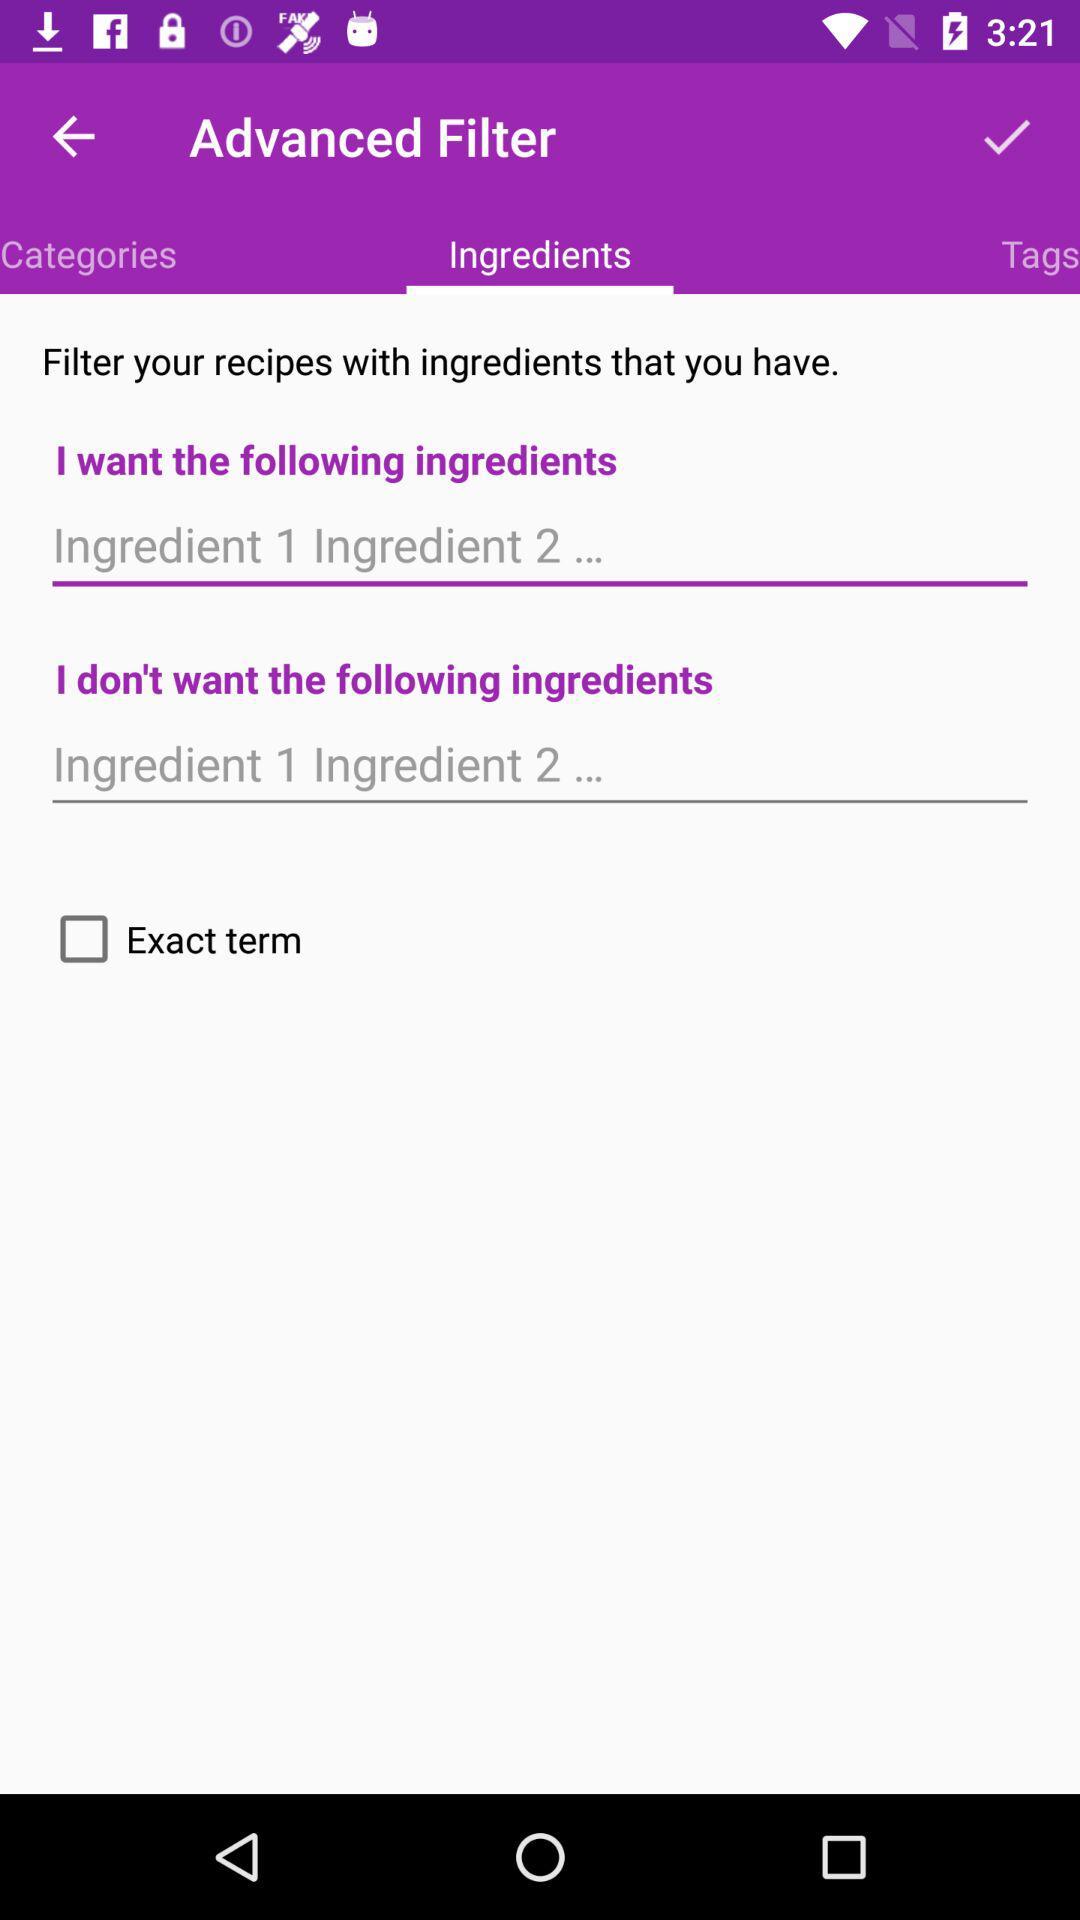 The image size is (1080, 1920). I want to click on item to the right of advanced filter item, so click(1006, 135).